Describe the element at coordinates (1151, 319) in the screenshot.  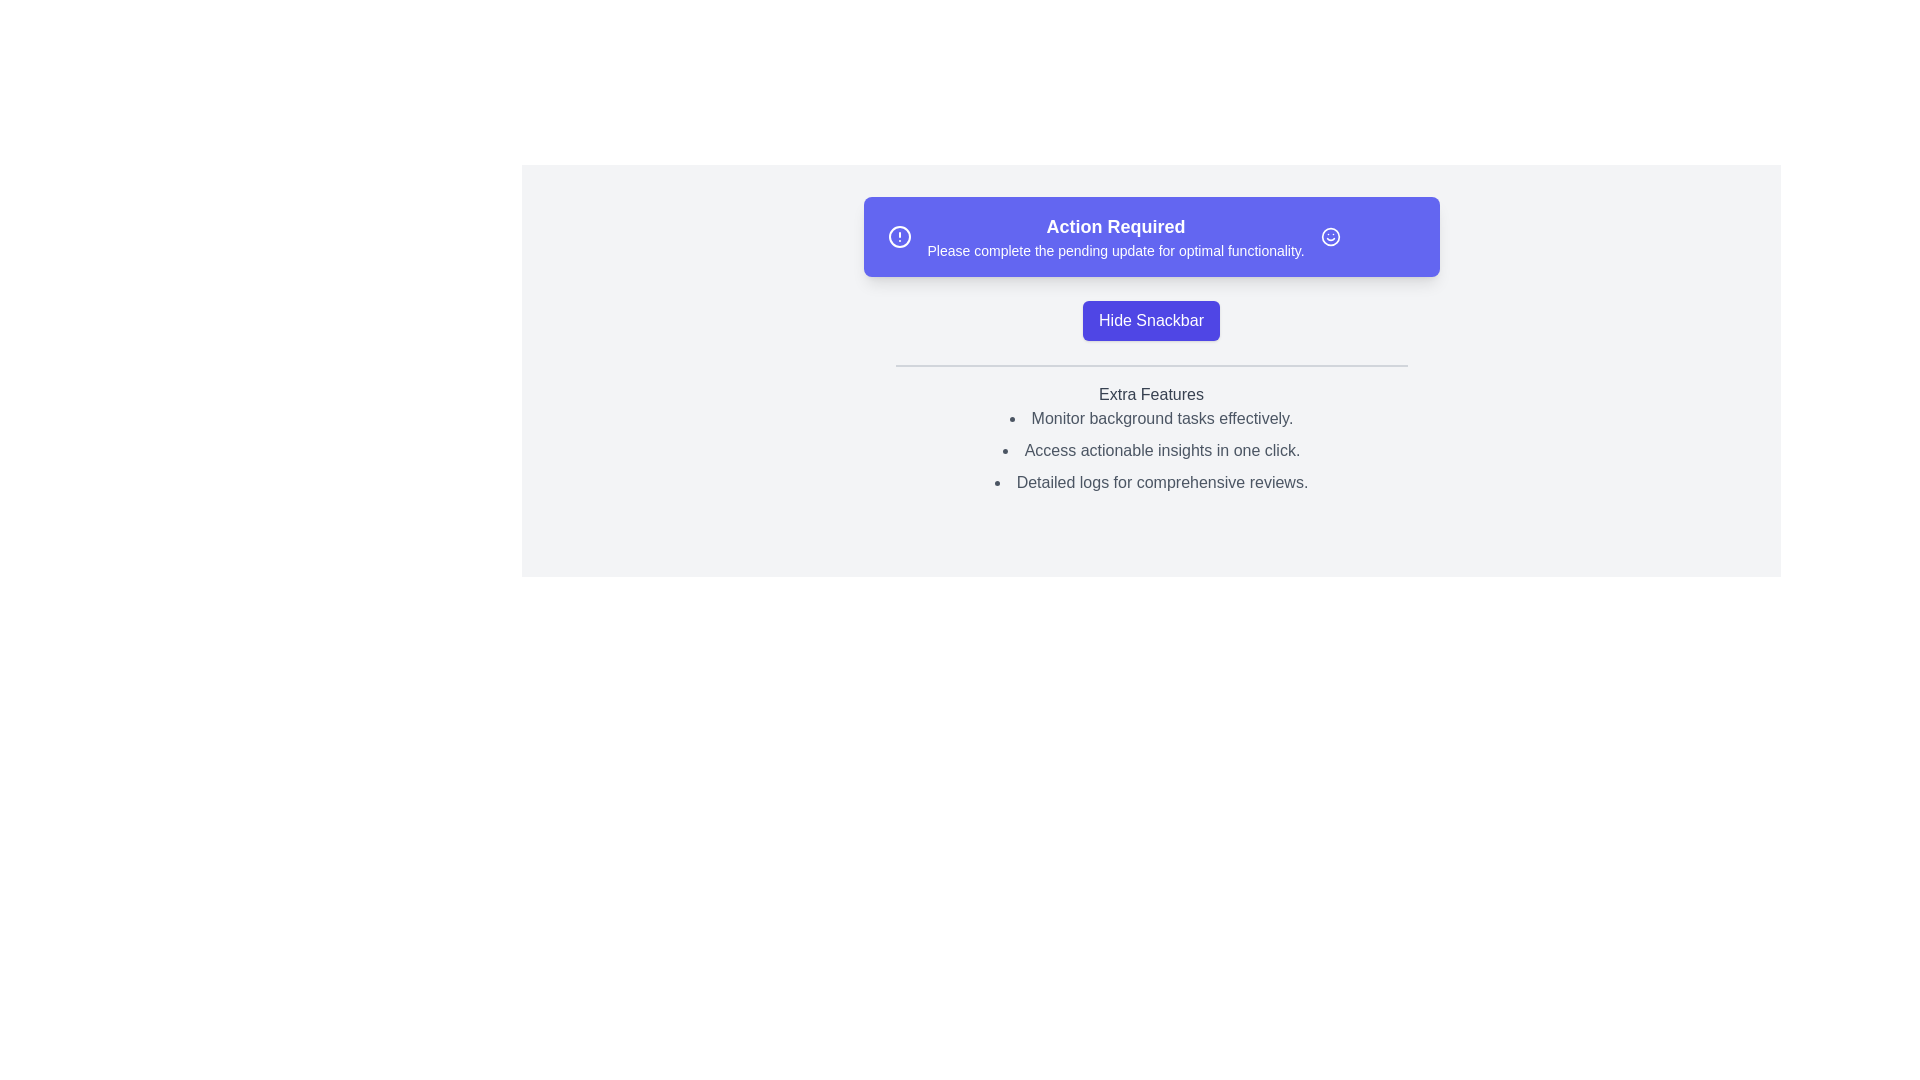
I see `the 'Hide Snackbar' button to hide the snackbar` at that location.